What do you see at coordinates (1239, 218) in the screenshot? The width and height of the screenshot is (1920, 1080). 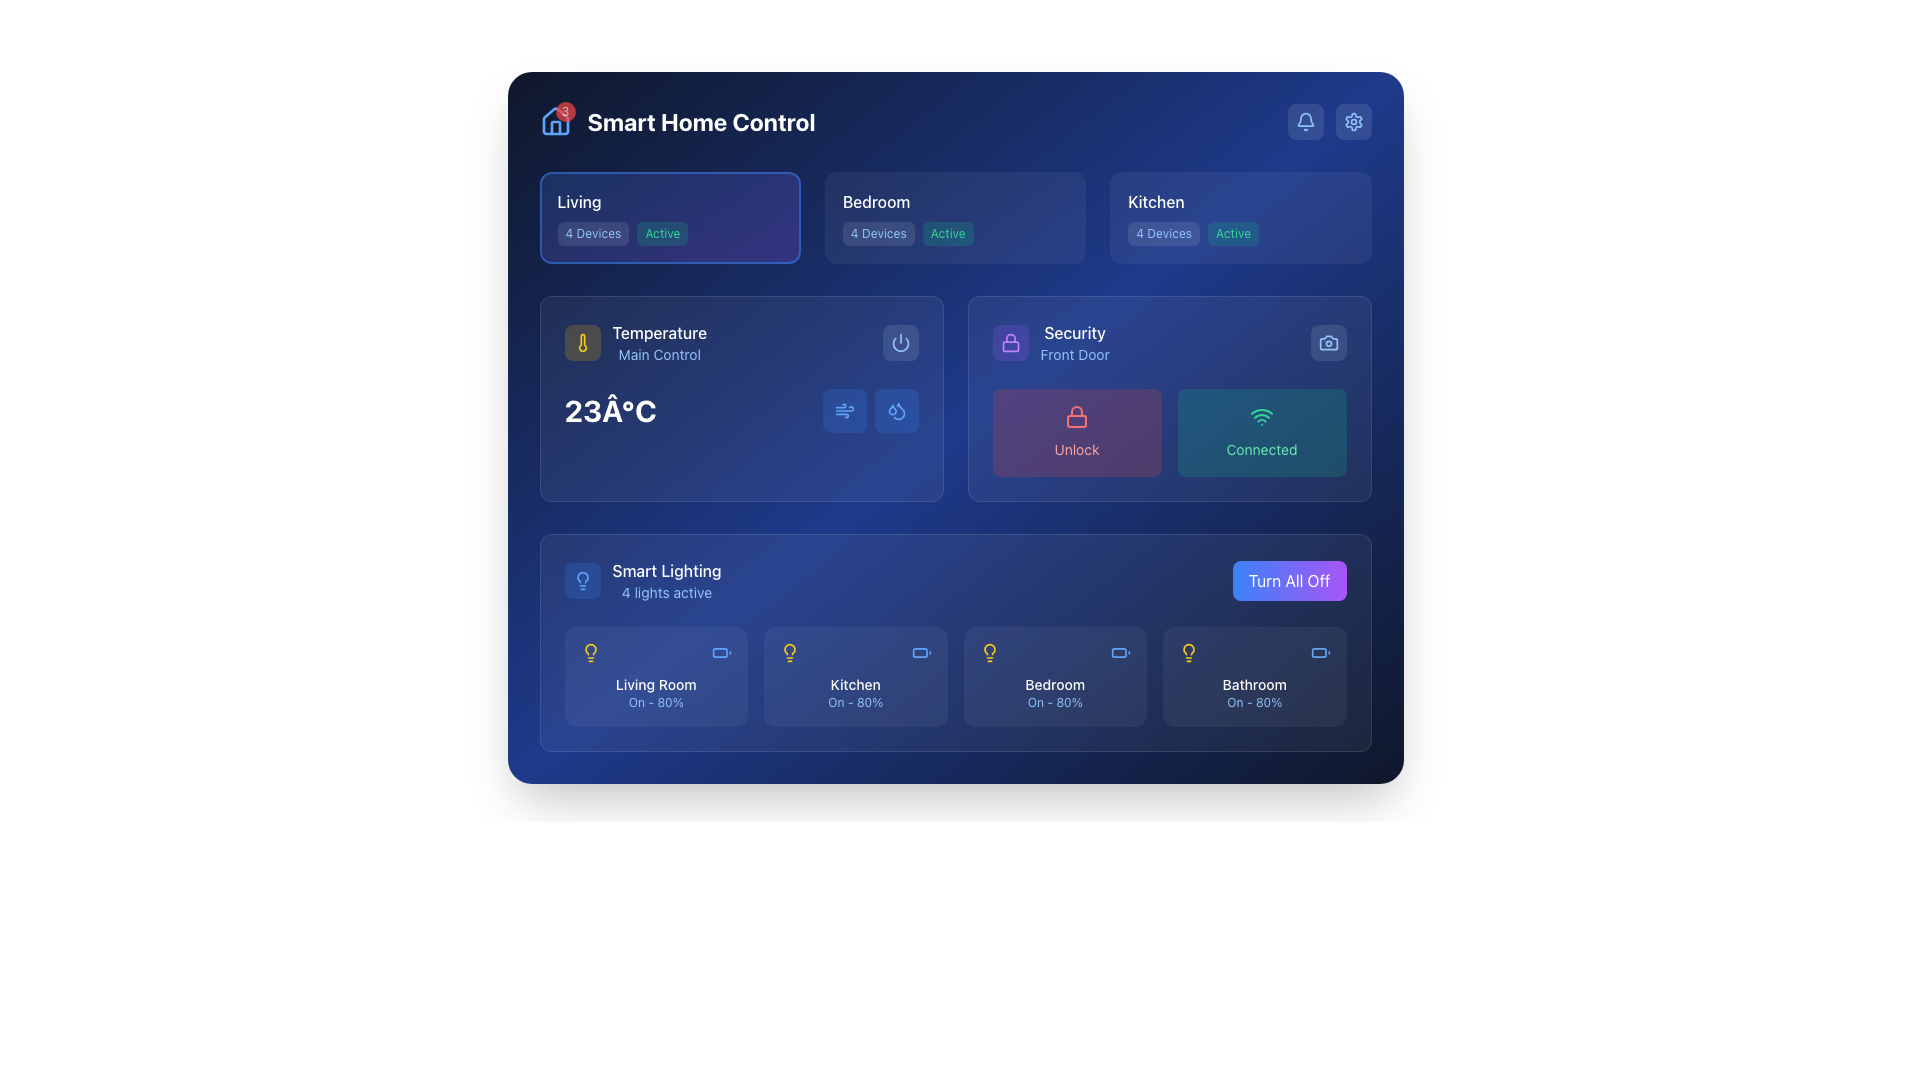 I see `the interactive information tile representing the 'Kitchen' section` at bounding box center [1239, 218].